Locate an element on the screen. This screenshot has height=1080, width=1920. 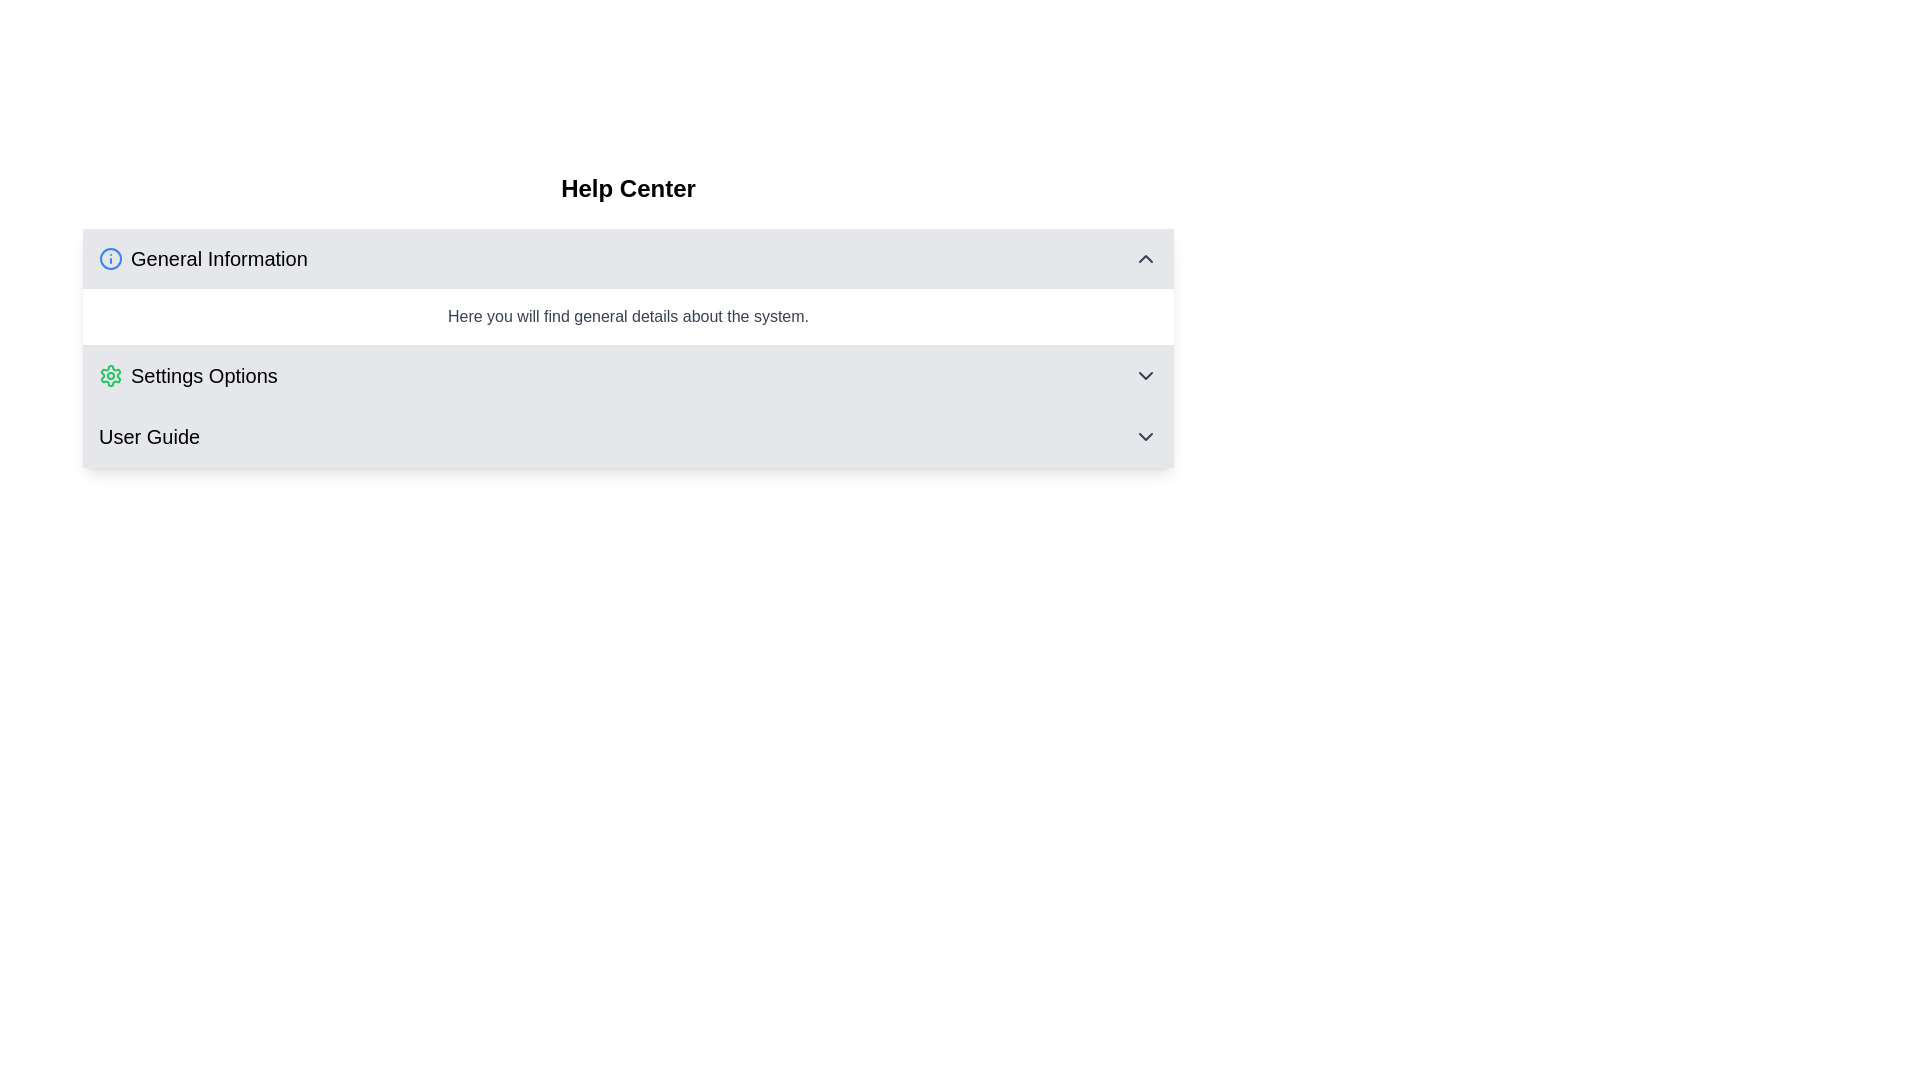
the circular boundary of the 'info' icon located left of the 'General Information' text in the top section of the menu is located at coordinates (109, 257).